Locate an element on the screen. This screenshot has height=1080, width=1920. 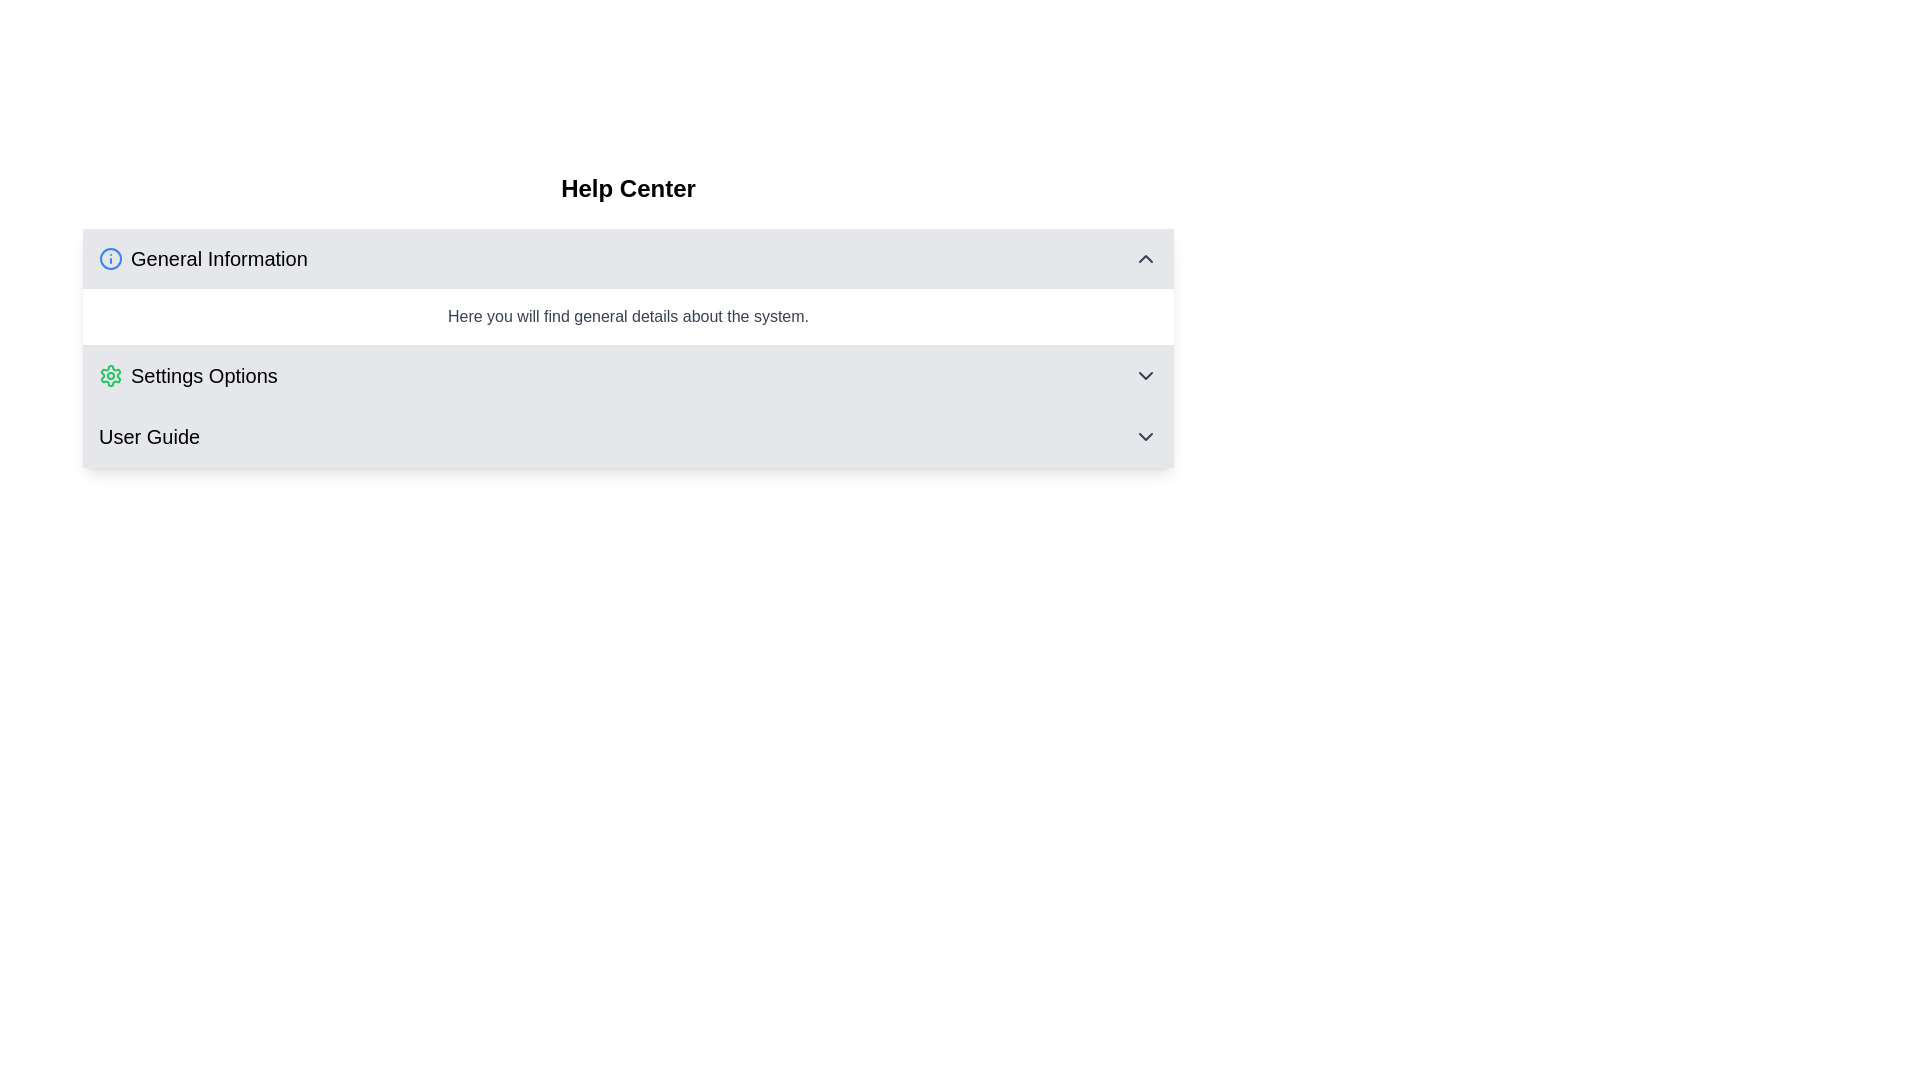
the circular boundary of the 'info' icon located left of the 'General Information' text in the top section of the menu is located at coordinates (109, 257).